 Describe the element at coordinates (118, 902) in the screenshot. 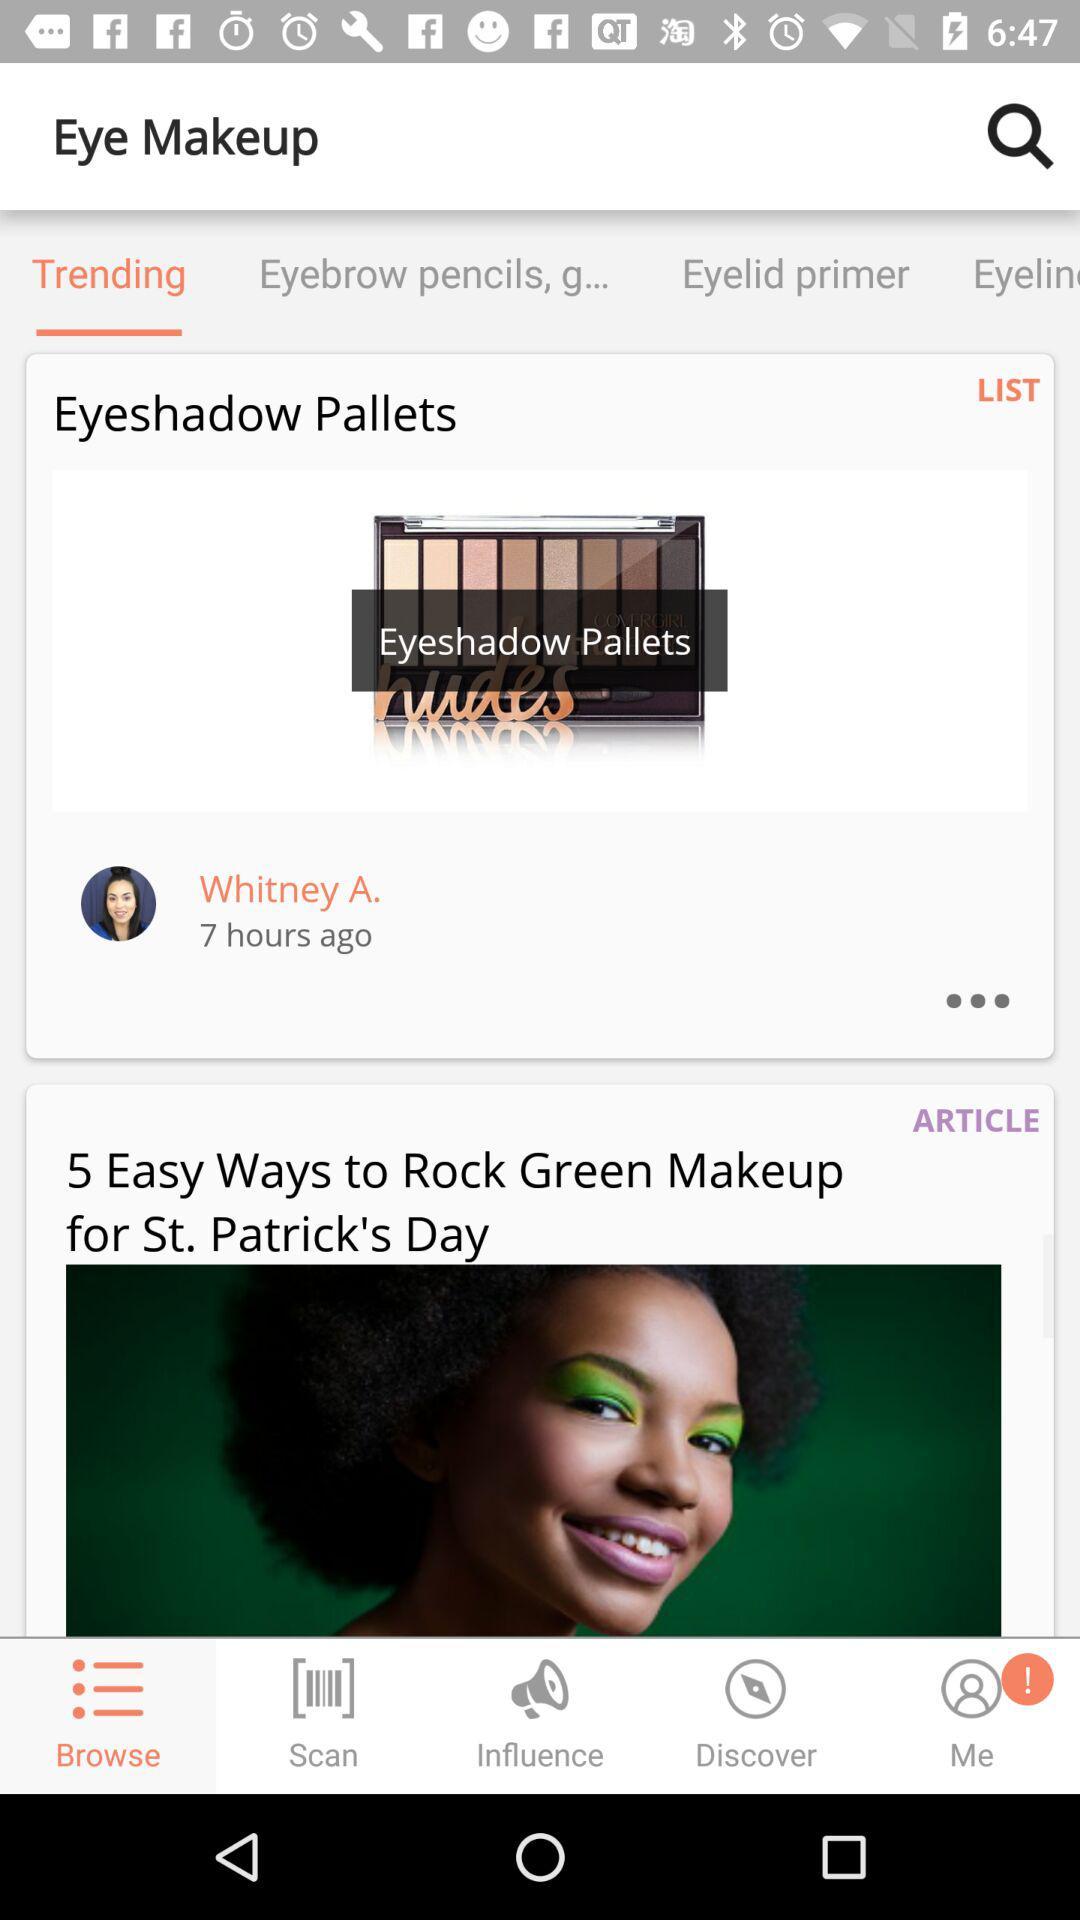

I see `profile information of whitney a` at that location.